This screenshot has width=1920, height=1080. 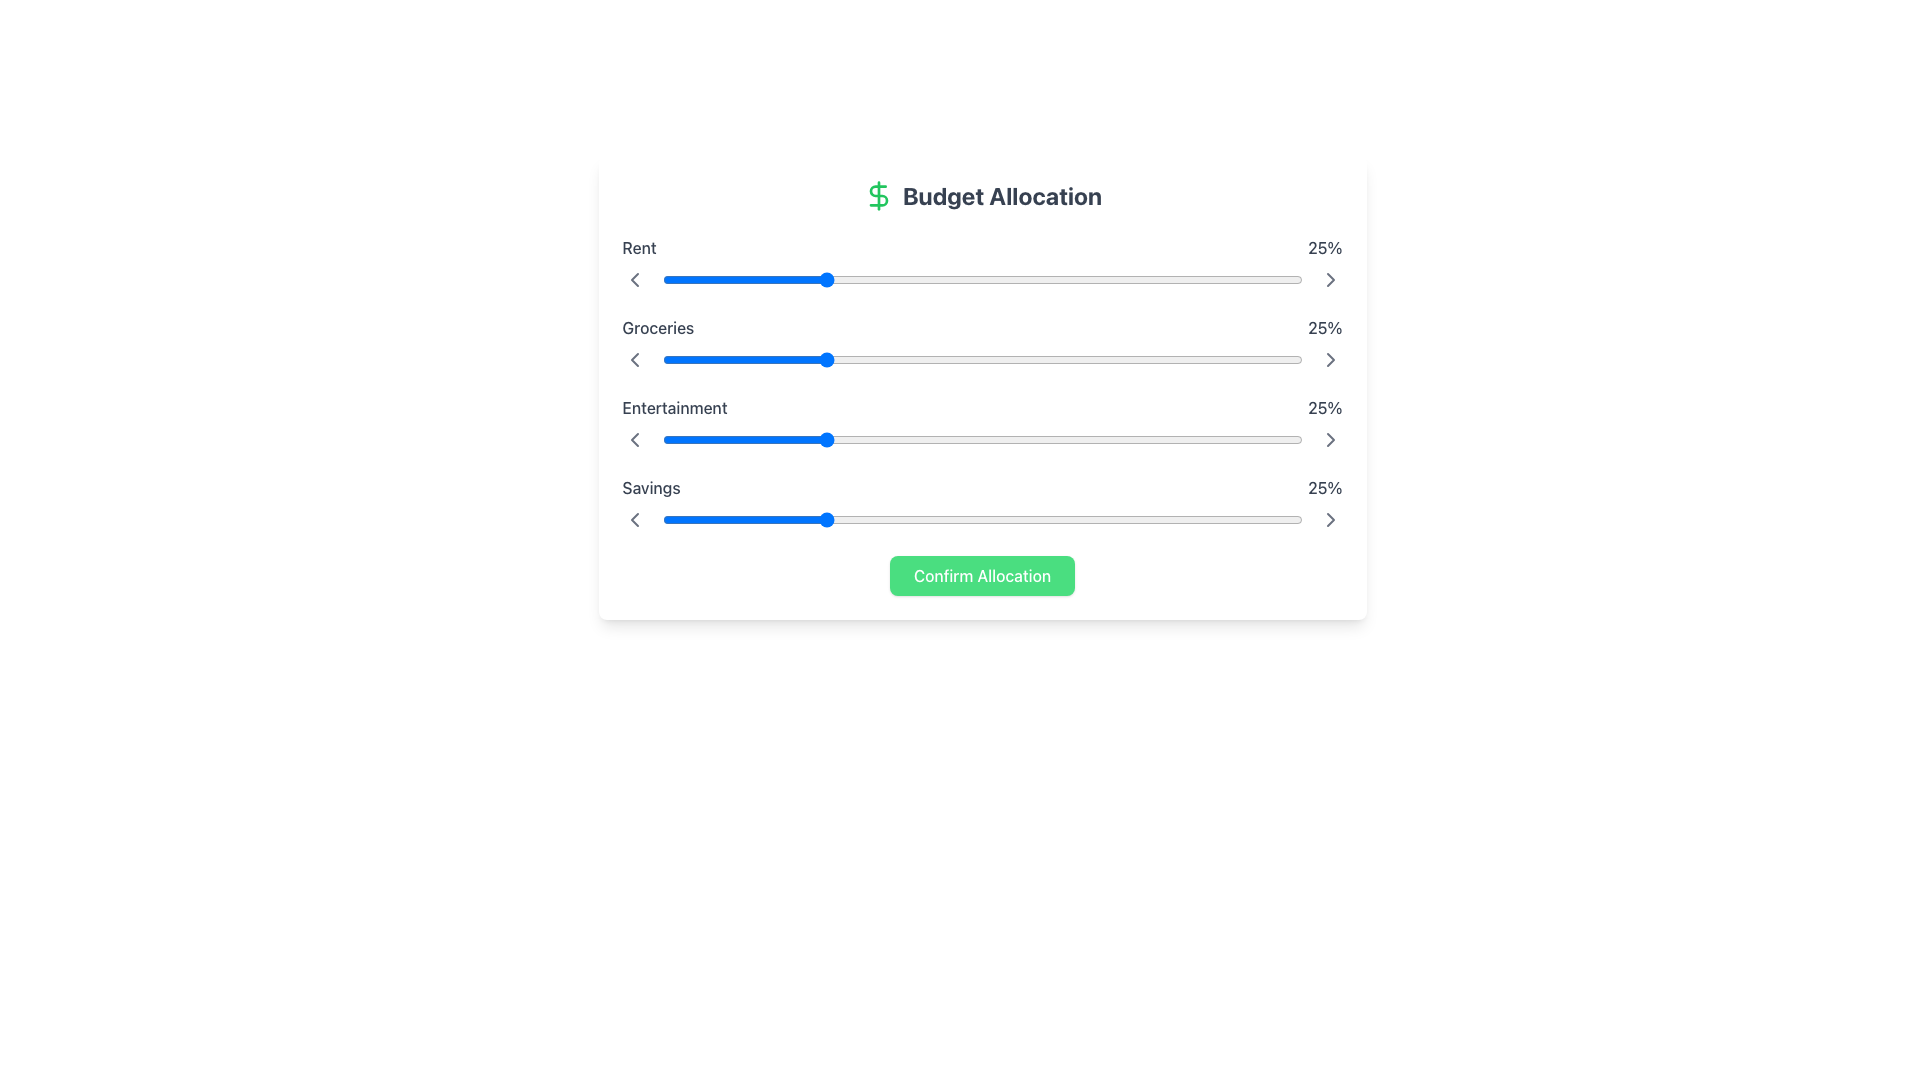 What do you see at coordinates (1325, 407) in the screenshot?
I see `displayed percentage value '25%' from the static text label located in the 'Entertainment' row of the budget allocation interface, which is aligned to the right-end of the row` at bounding box center [1325, 407].